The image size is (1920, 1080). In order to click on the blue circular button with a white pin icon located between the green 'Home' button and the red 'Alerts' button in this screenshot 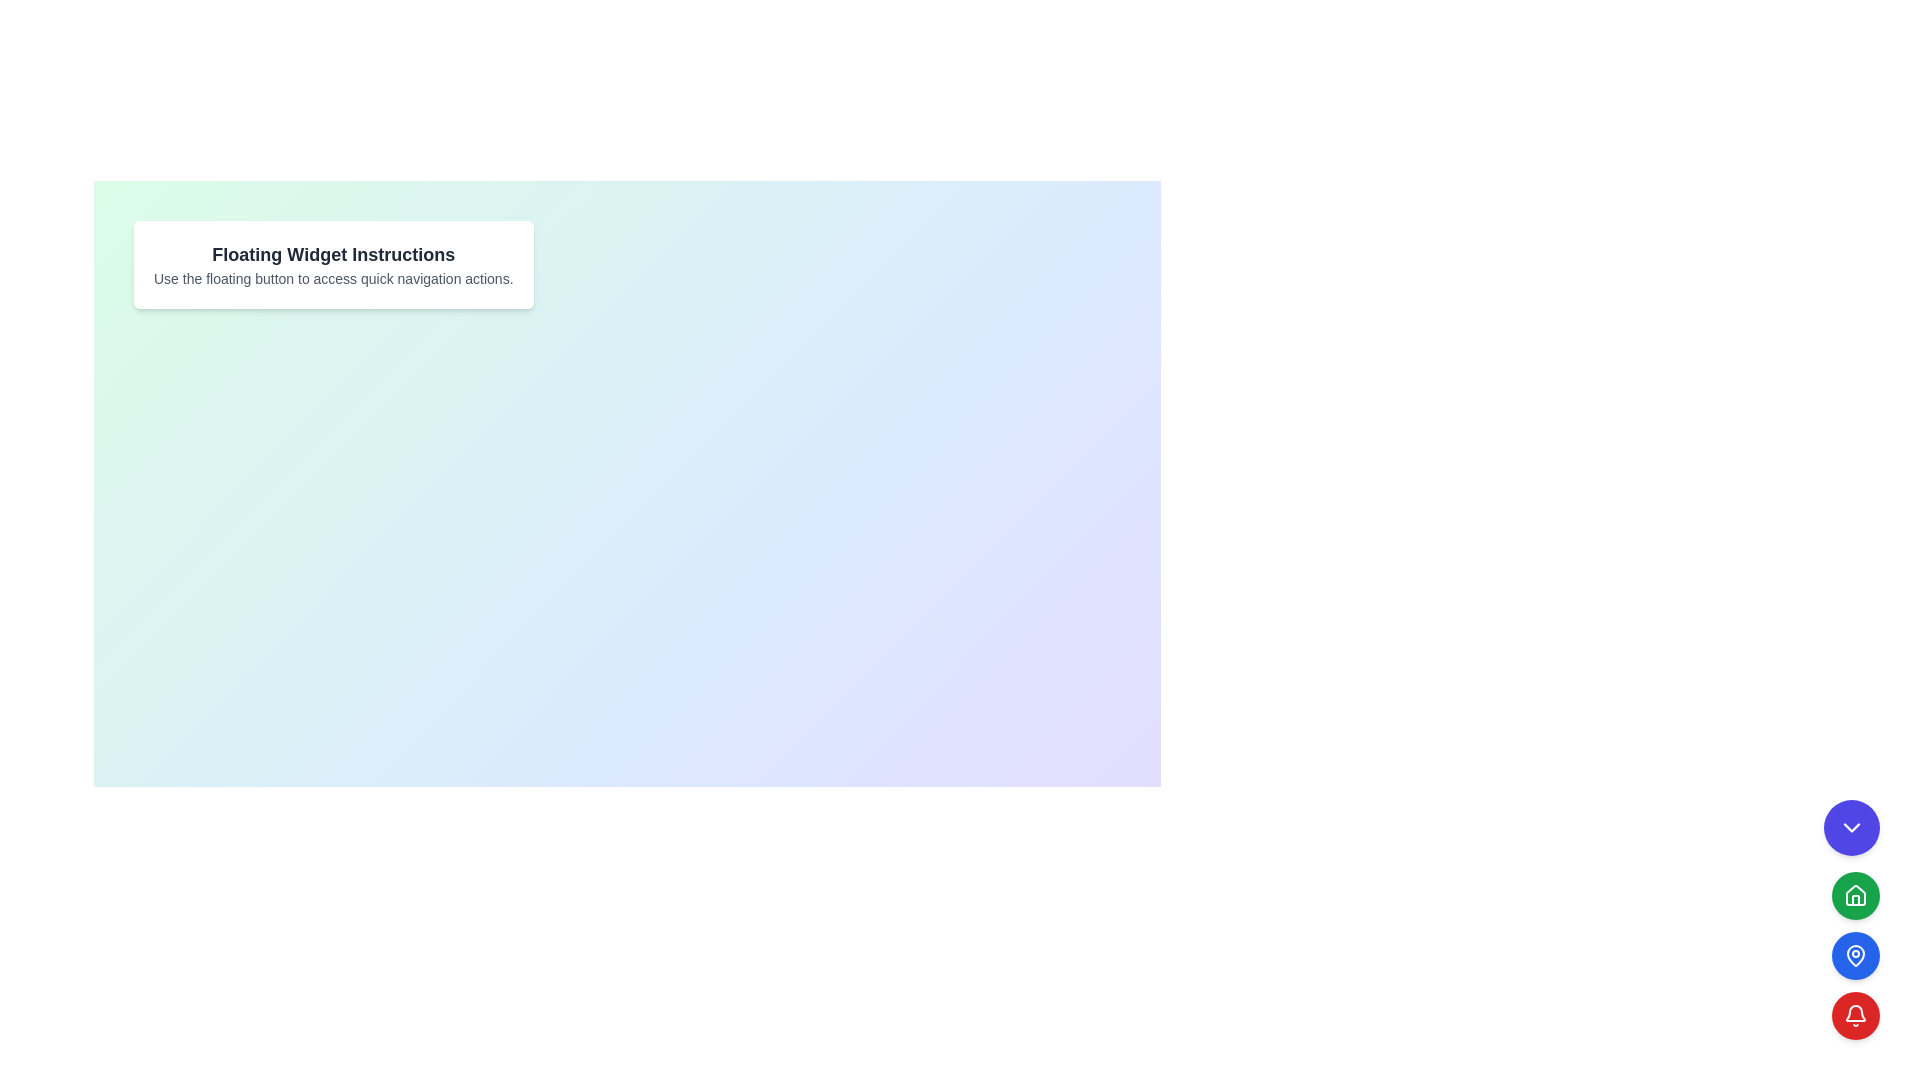, I will do `click(1851, 955)`.